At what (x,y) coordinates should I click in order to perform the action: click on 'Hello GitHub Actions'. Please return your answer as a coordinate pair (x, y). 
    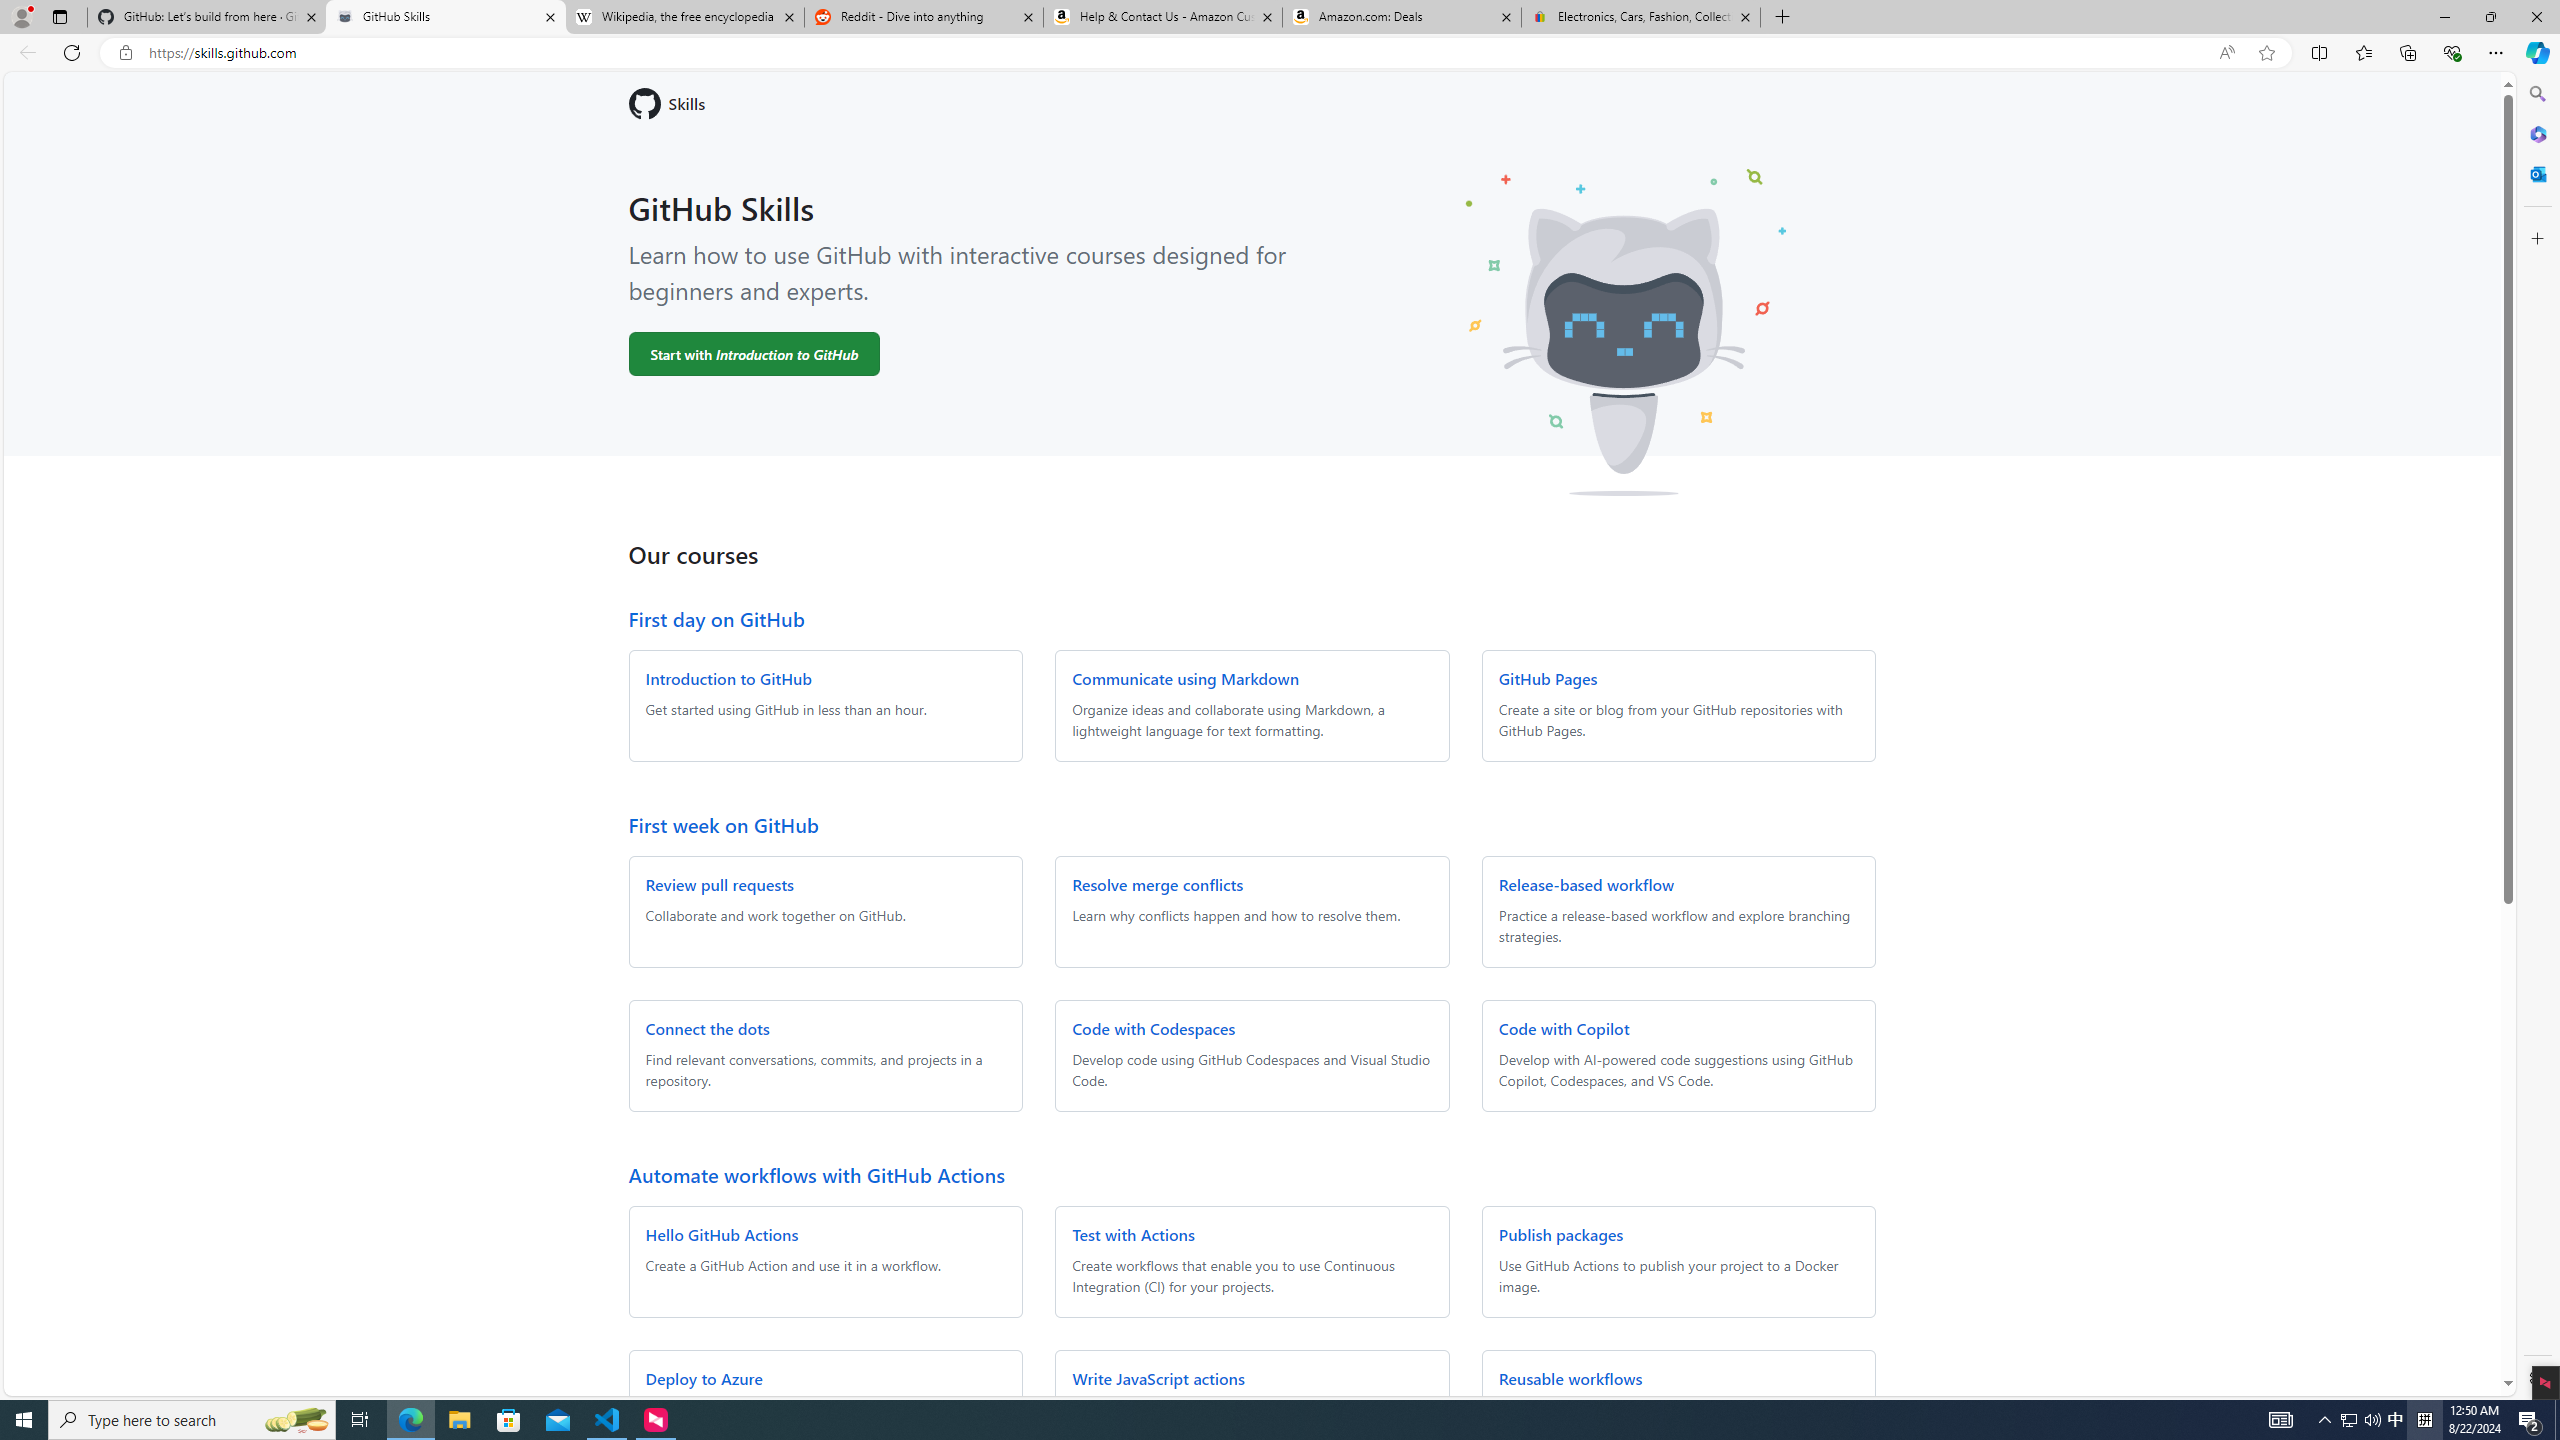
    Looking at the image, I should click on (721, 1233).